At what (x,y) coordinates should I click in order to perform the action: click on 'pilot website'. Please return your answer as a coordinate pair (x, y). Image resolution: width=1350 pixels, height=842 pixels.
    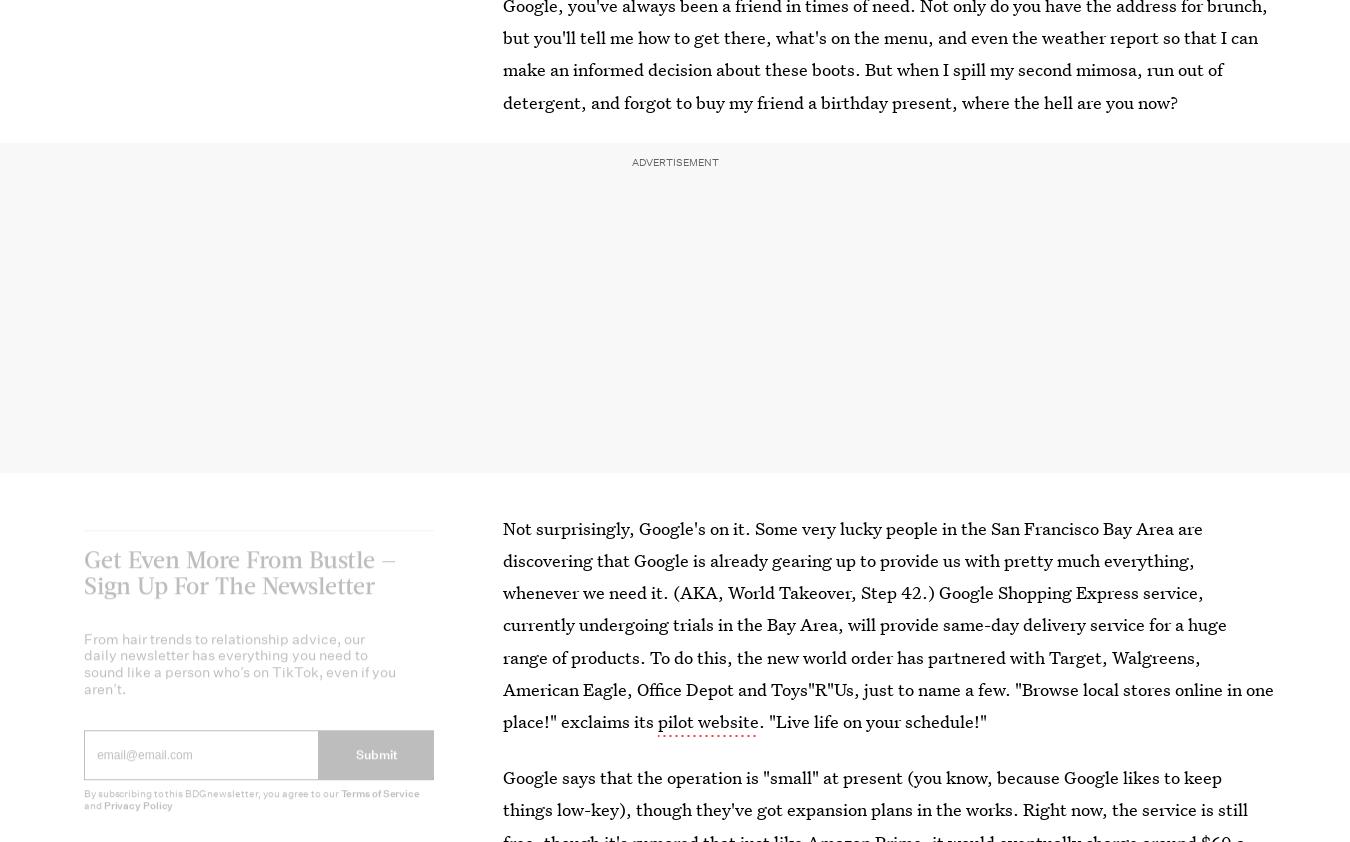
    Looking at the image, I should click on (707, 721).